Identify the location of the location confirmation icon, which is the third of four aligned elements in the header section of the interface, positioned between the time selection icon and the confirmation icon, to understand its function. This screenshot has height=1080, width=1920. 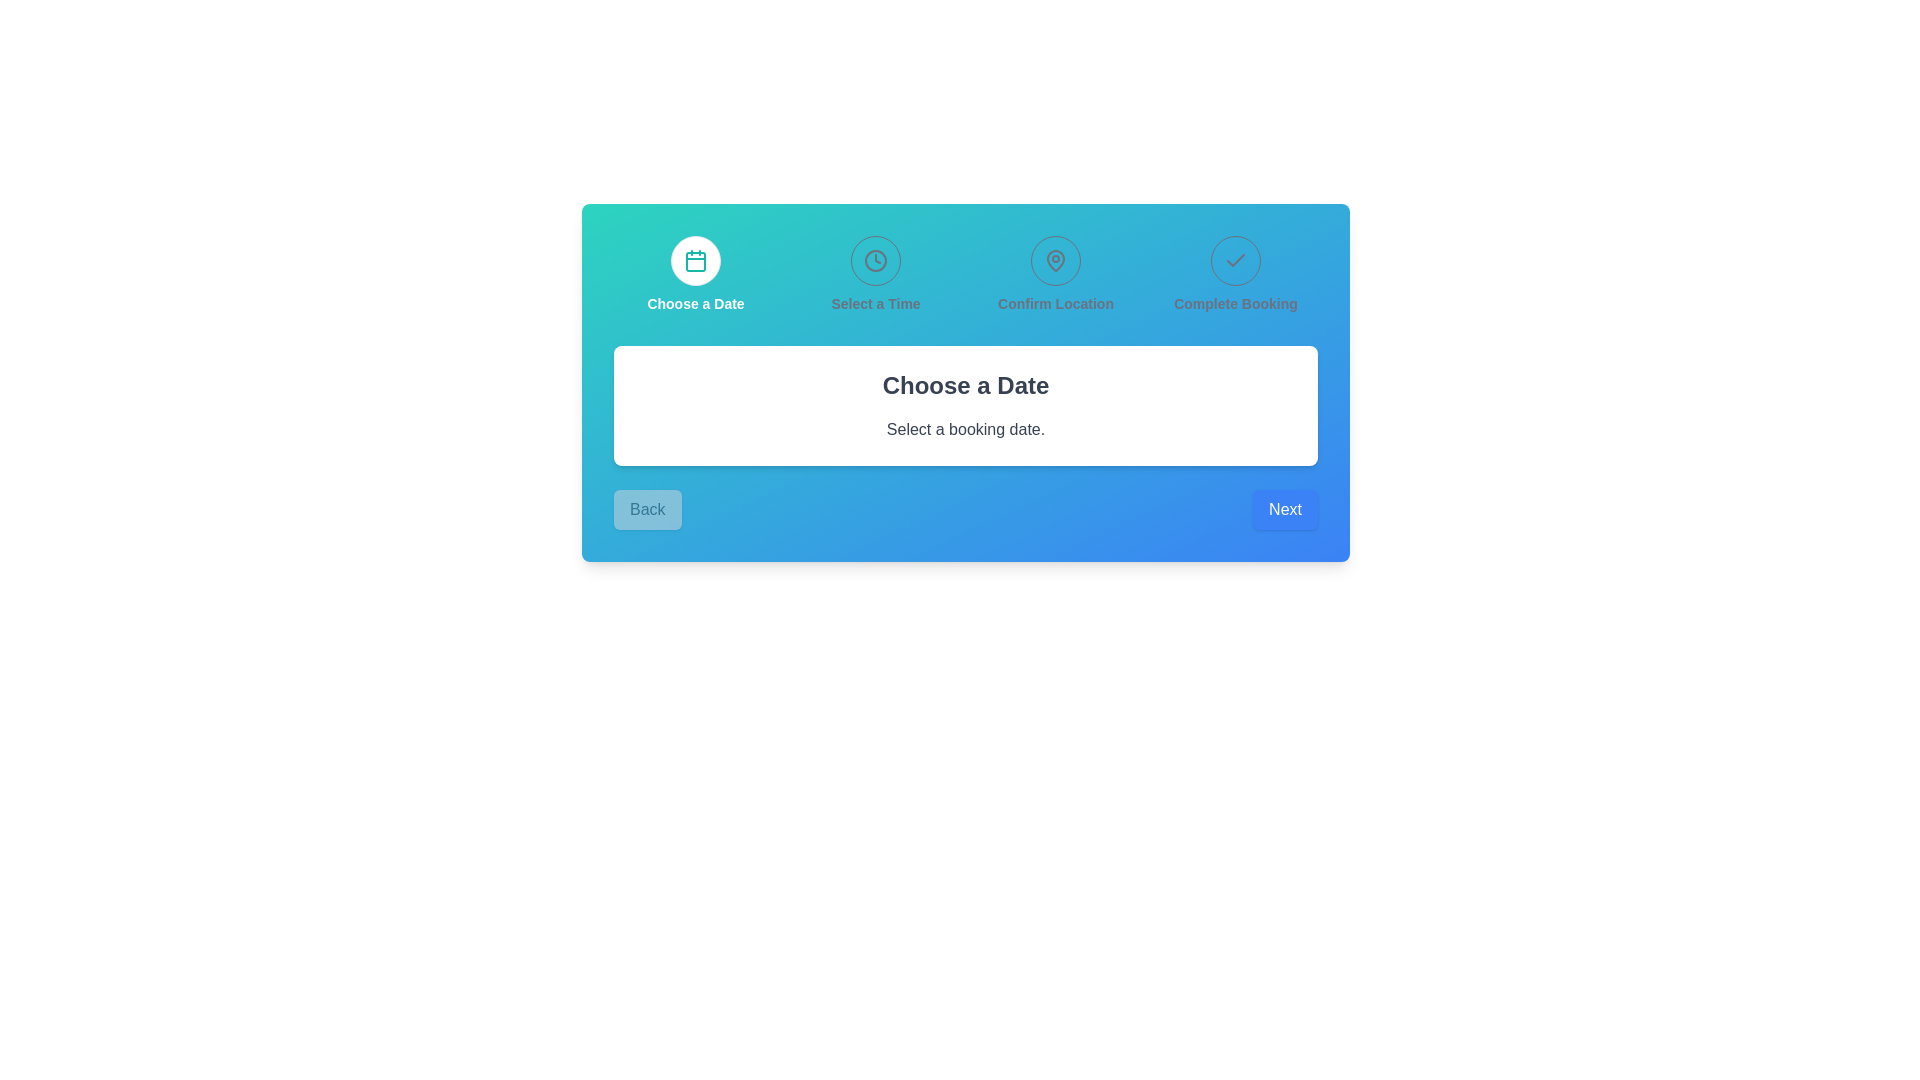
(1055, 260).